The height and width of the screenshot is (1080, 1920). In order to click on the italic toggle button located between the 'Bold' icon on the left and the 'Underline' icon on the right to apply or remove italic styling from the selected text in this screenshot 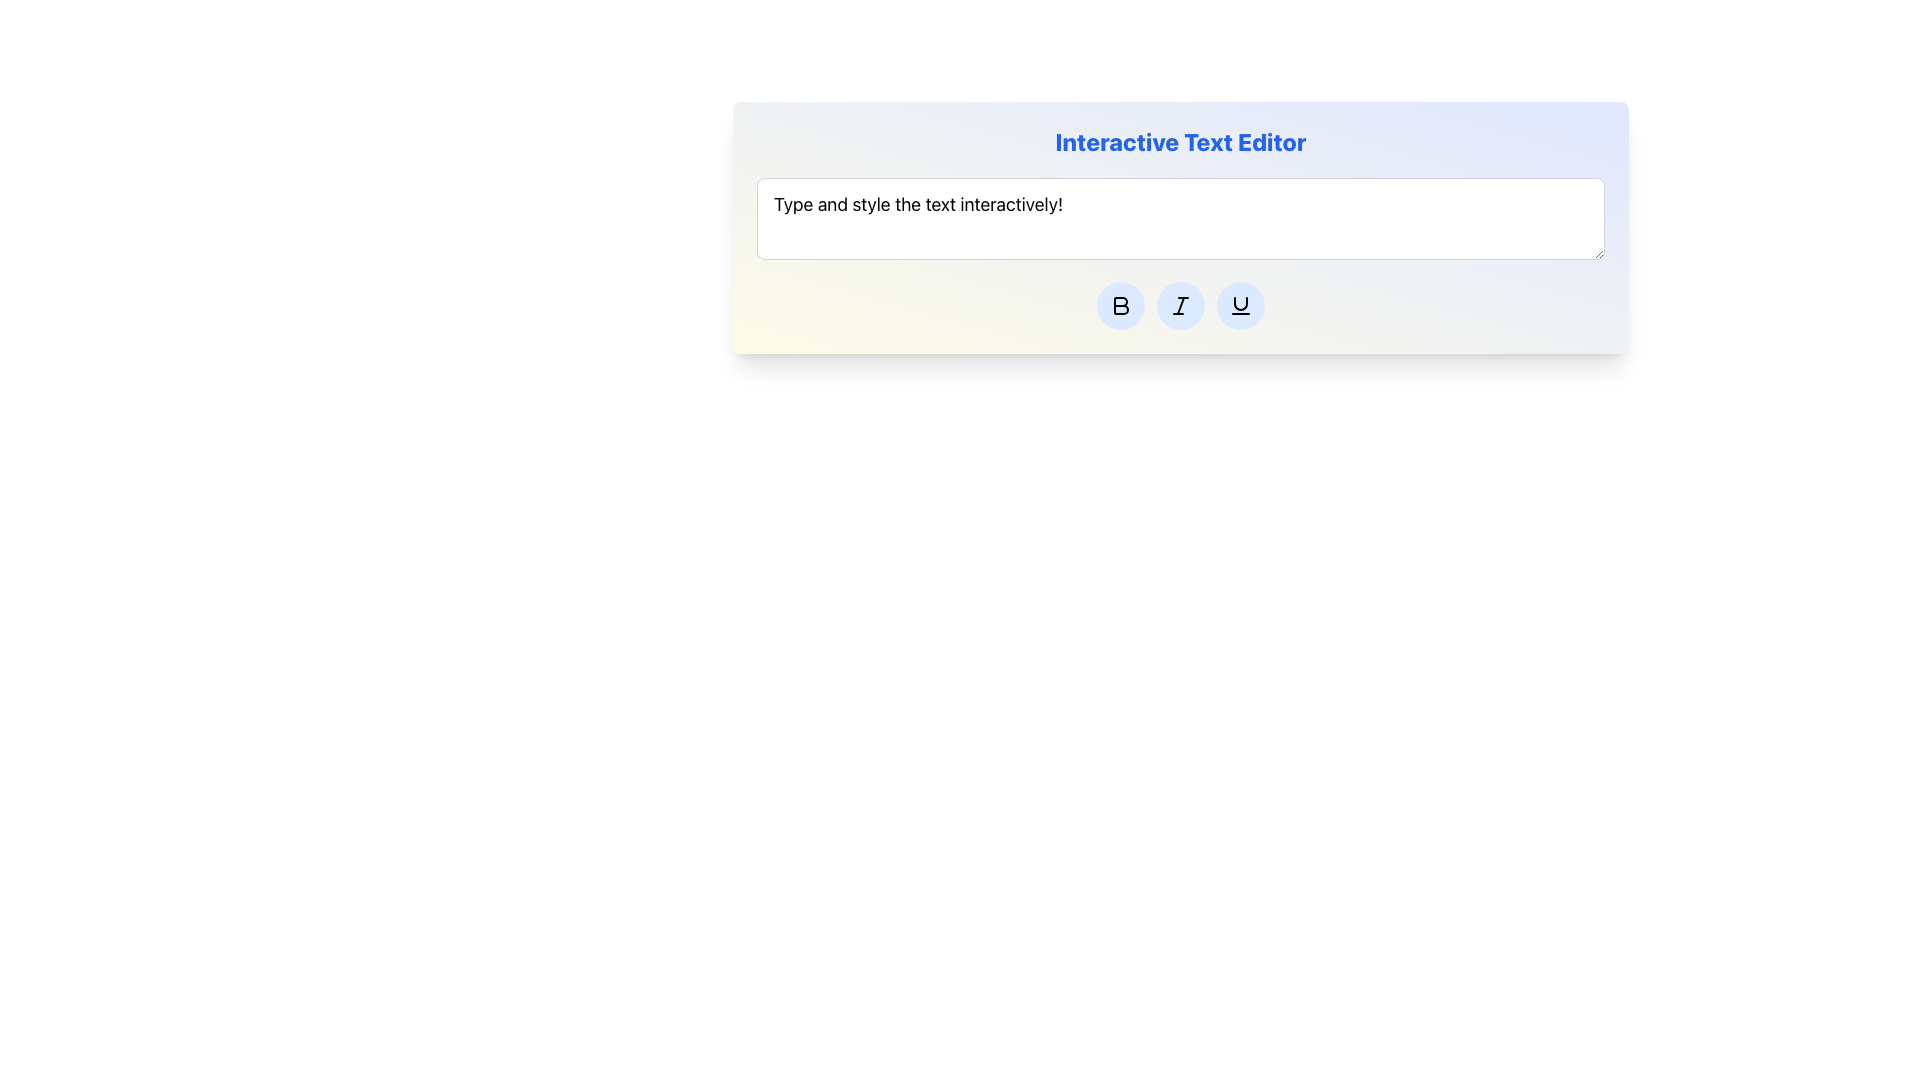, I will do `click(1180, 305)`.